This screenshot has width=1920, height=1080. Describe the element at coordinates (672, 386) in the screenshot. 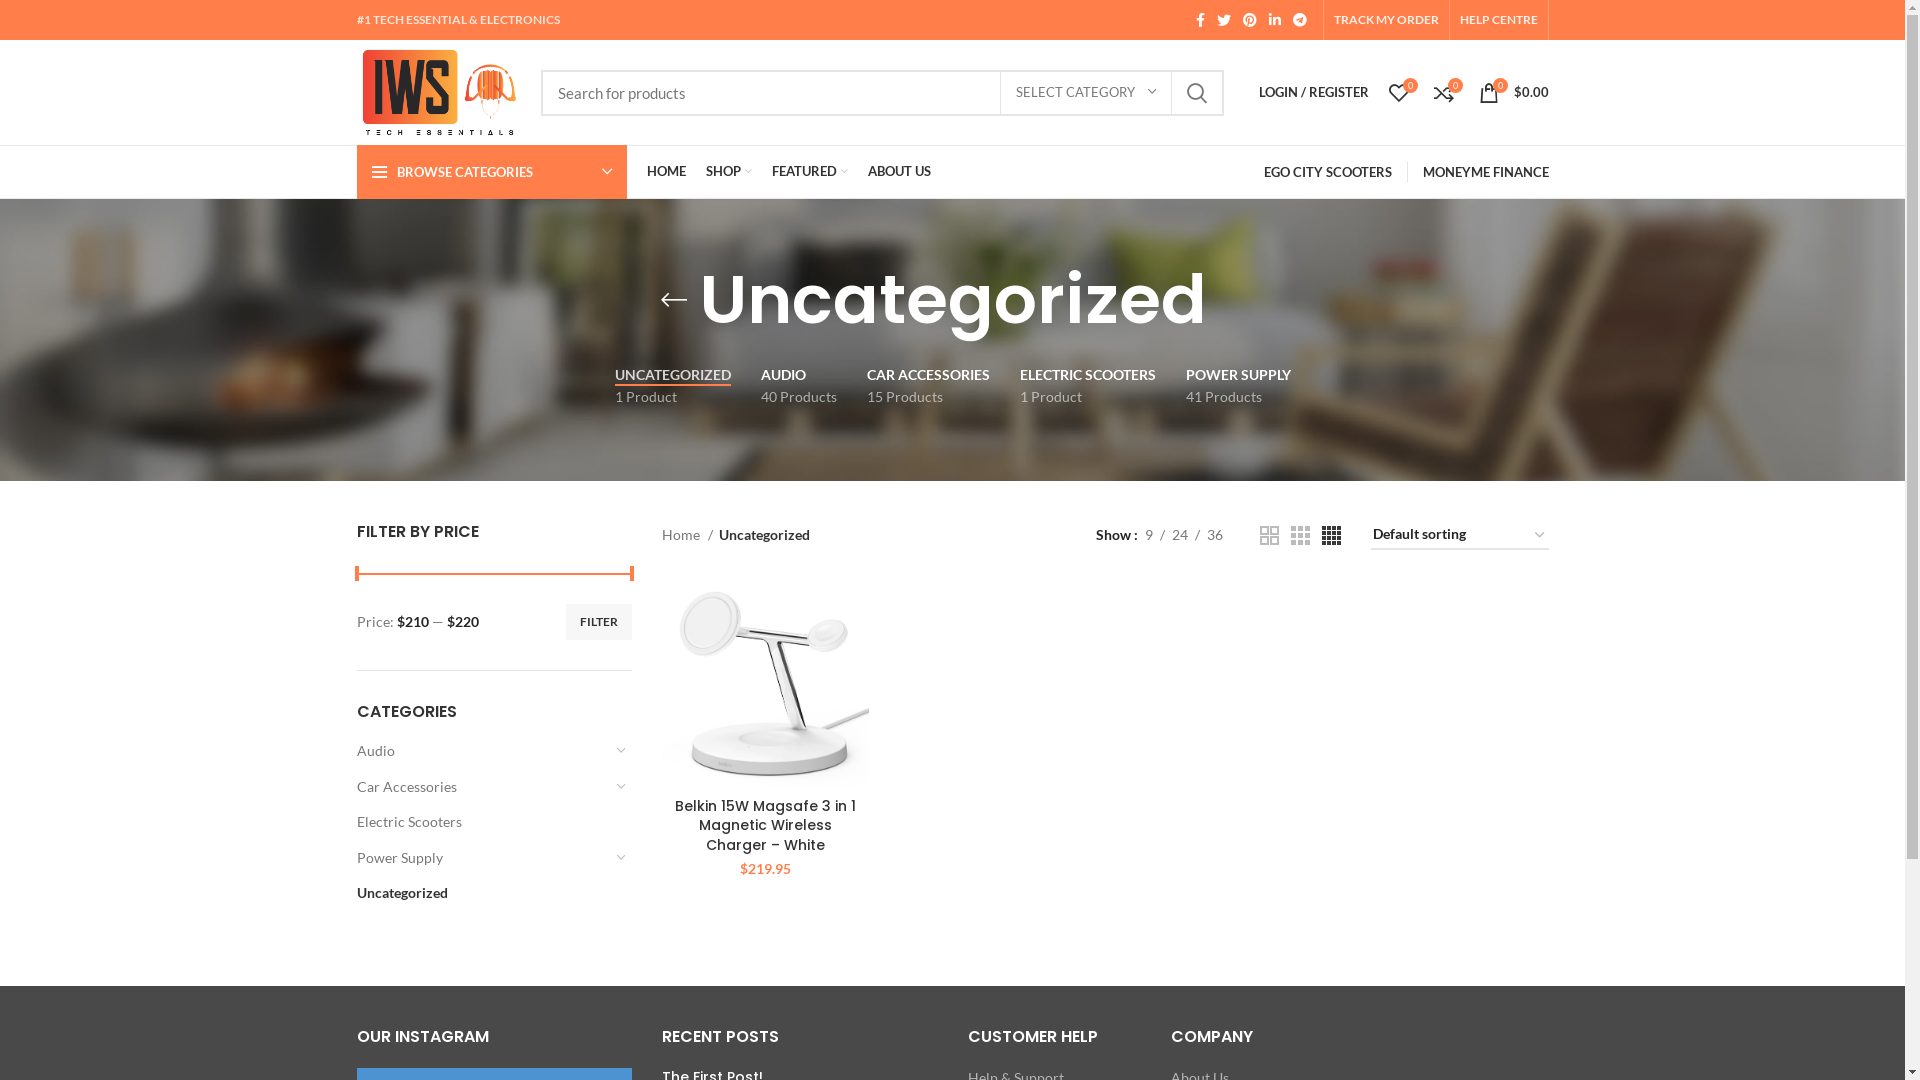

I see `'UNCATEGORIZED` at that location.